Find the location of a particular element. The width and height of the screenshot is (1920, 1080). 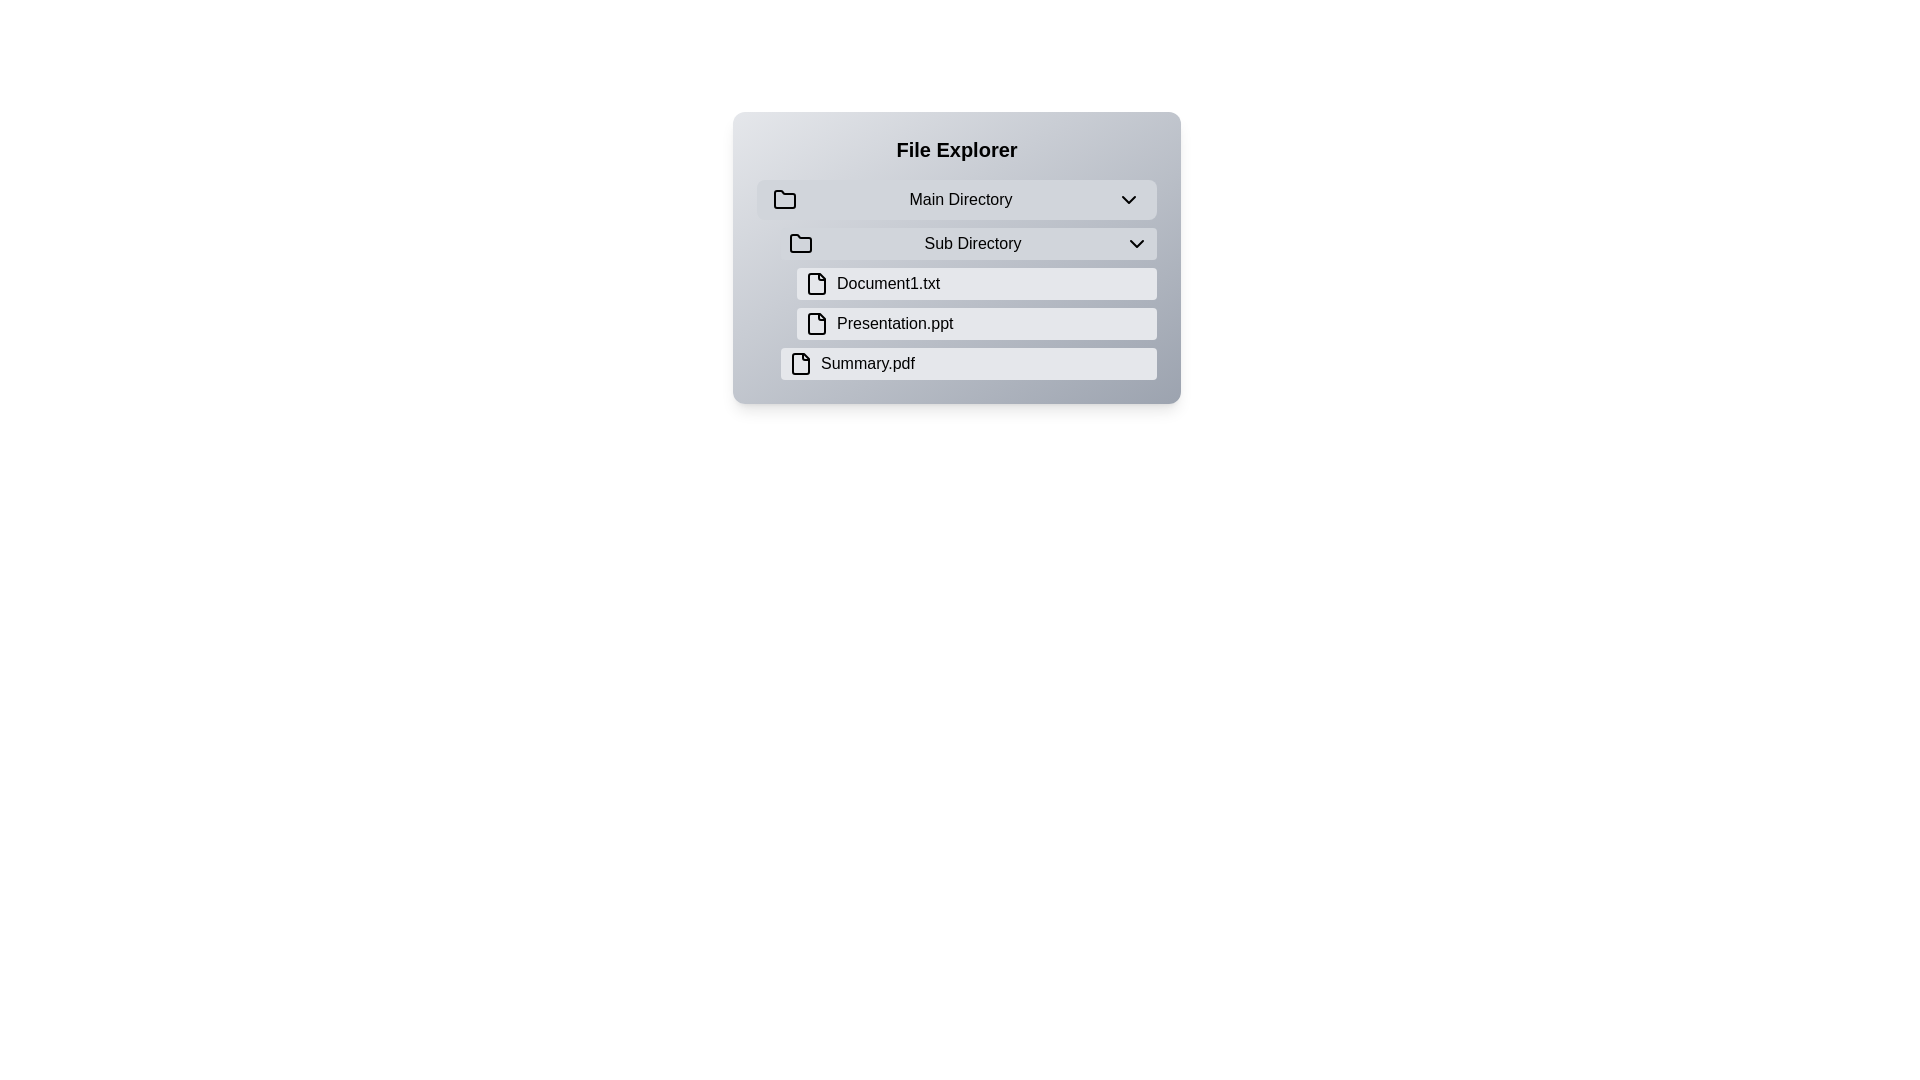

the visual indicator icon representing the 'Summary.pdf' file located at the bottom of the file list in the 'File Explorer' interface is located at coordinates (801, 363).